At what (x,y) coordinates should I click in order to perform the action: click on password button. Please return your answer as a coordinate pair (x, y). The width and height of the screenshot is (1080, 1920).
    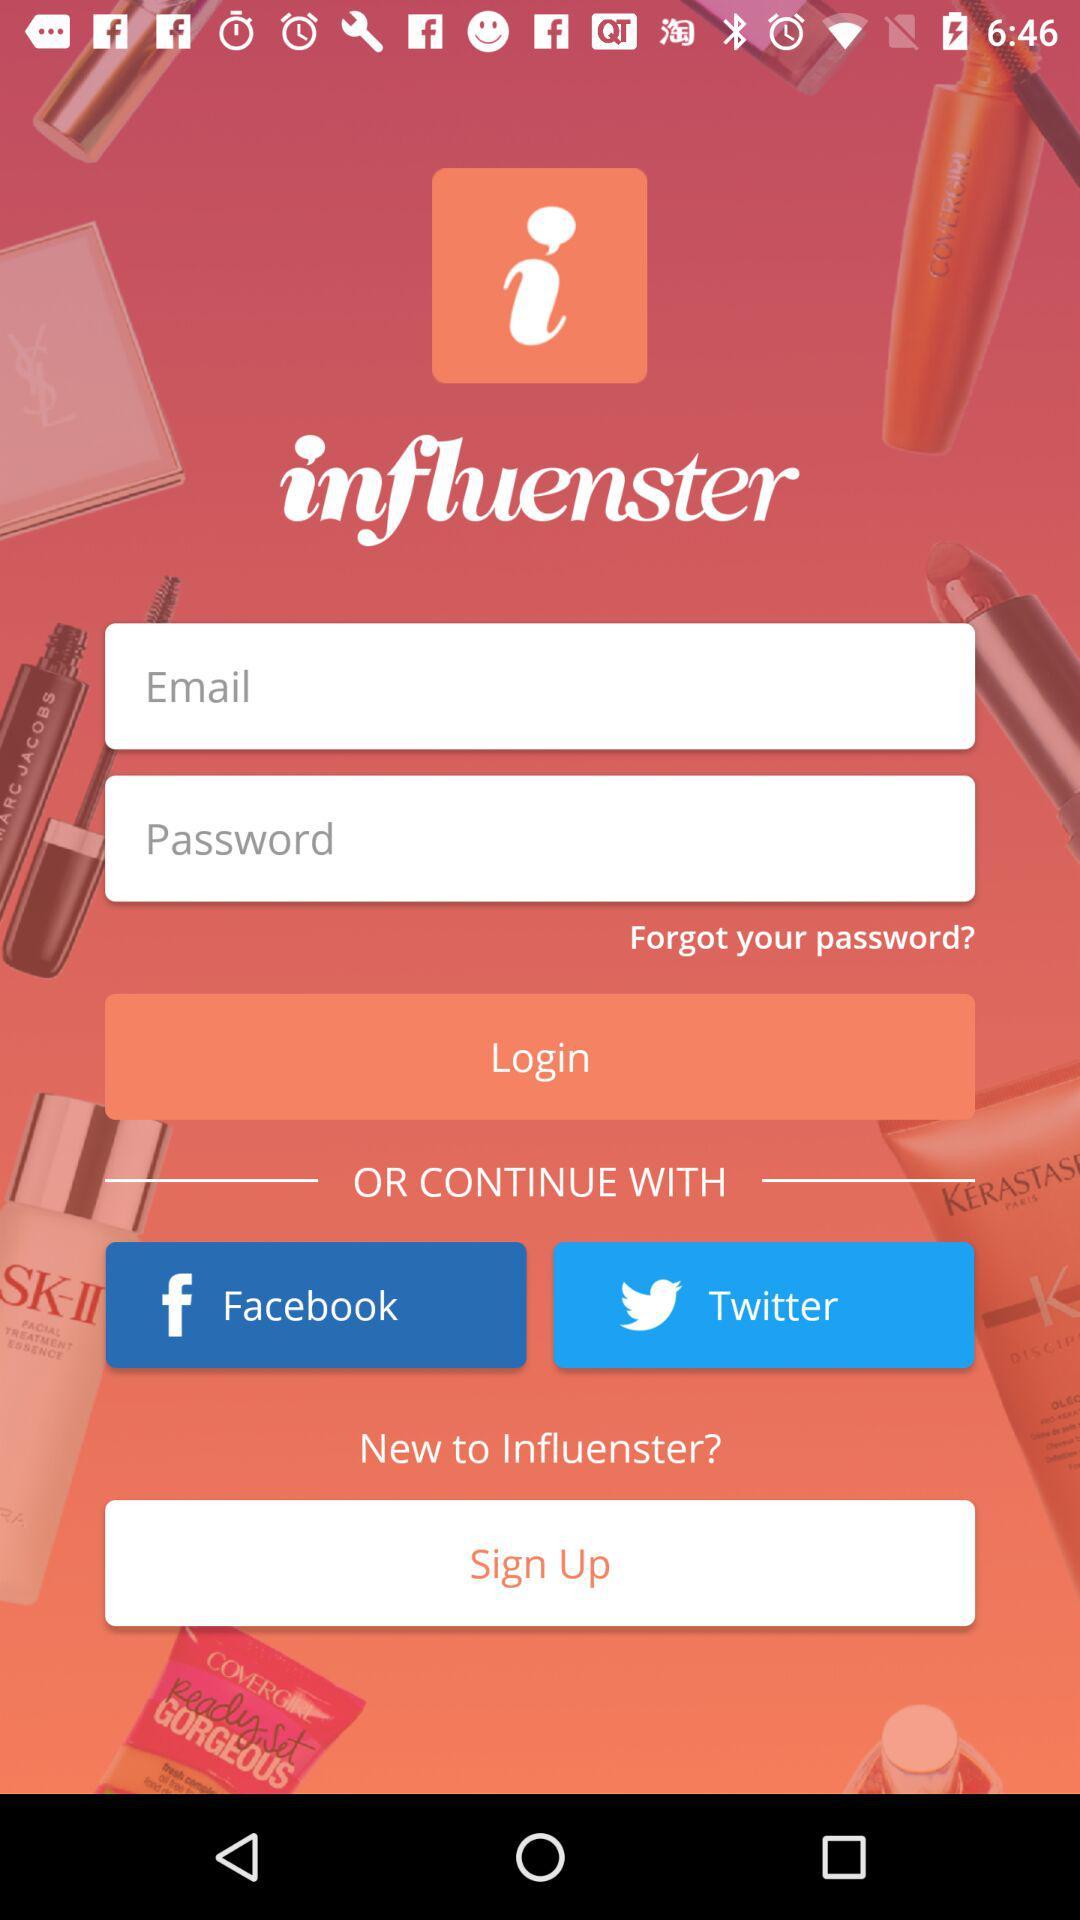
    Looking at the image, I should click on (540, 838).